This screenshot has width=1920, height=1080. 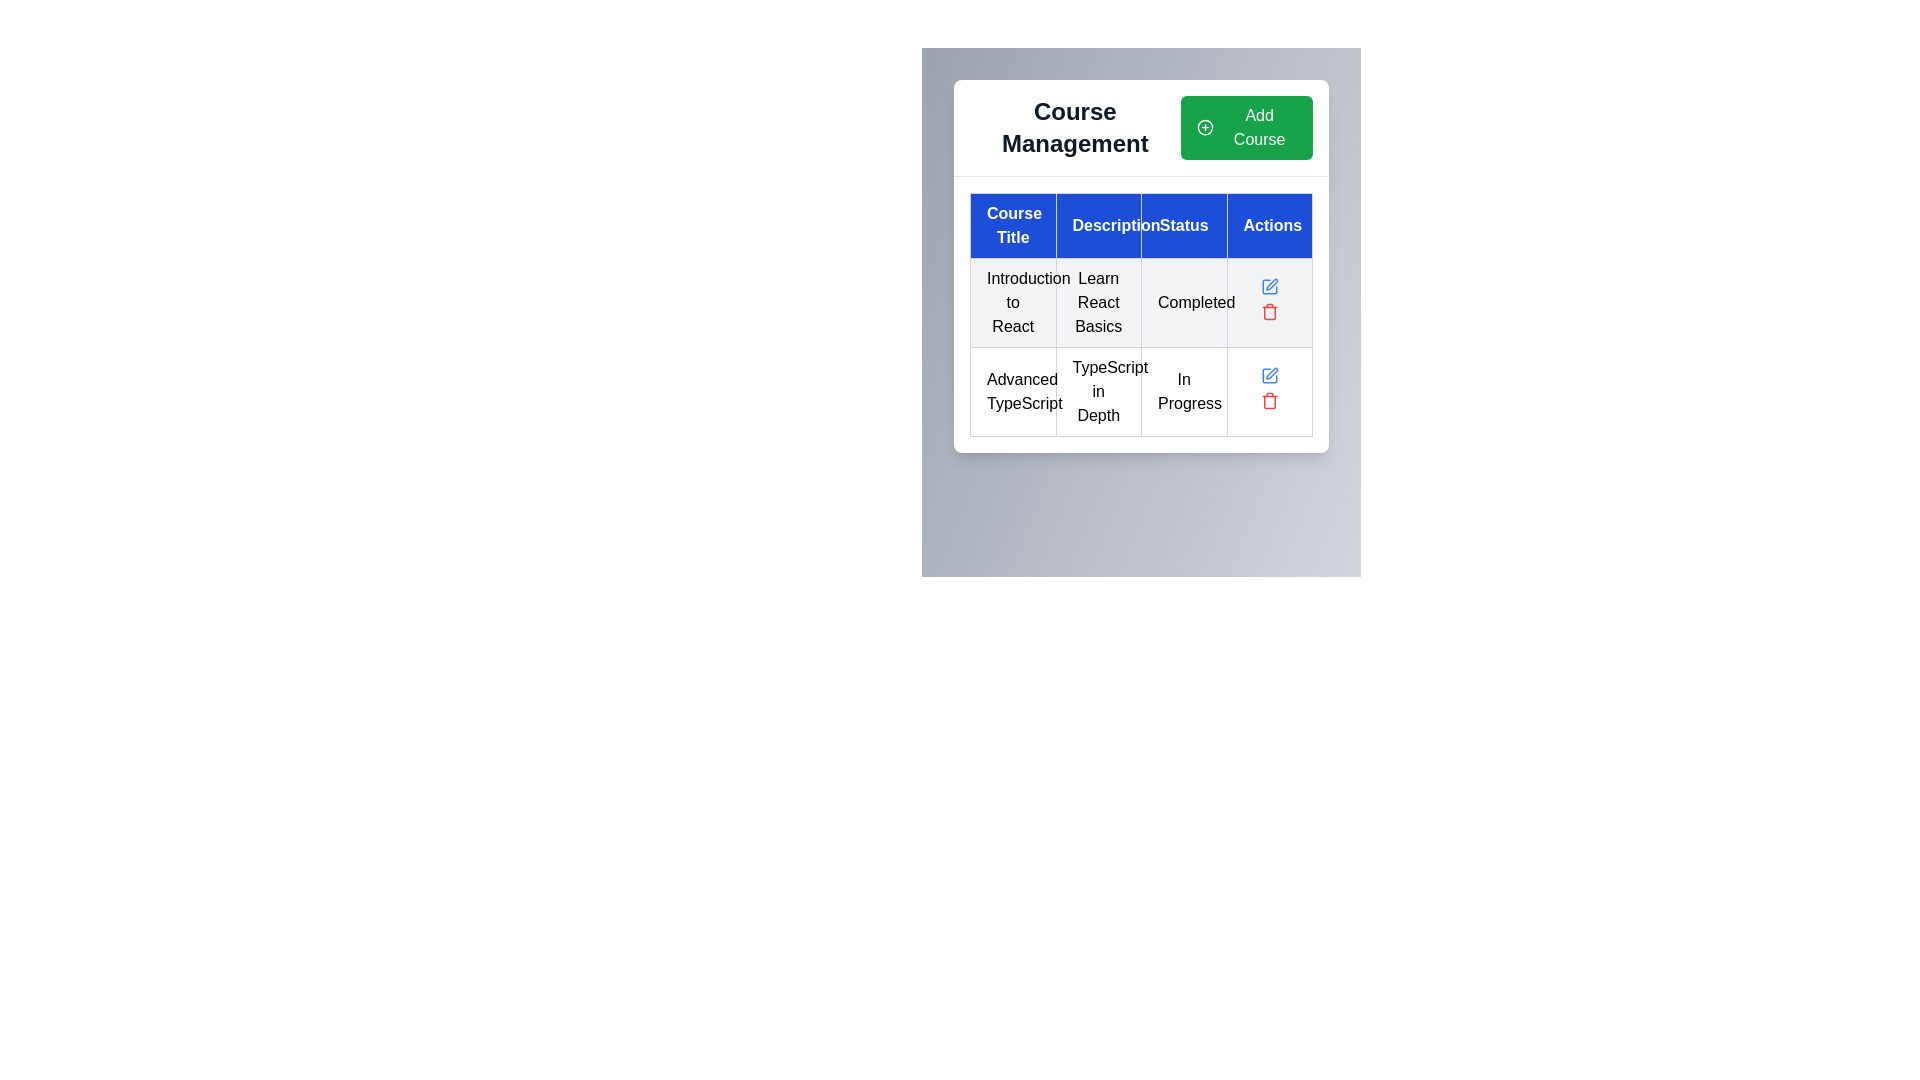 I want to click on the edit icon button located in the Actions column of the second row of the table, so click(x=1271, y=373).